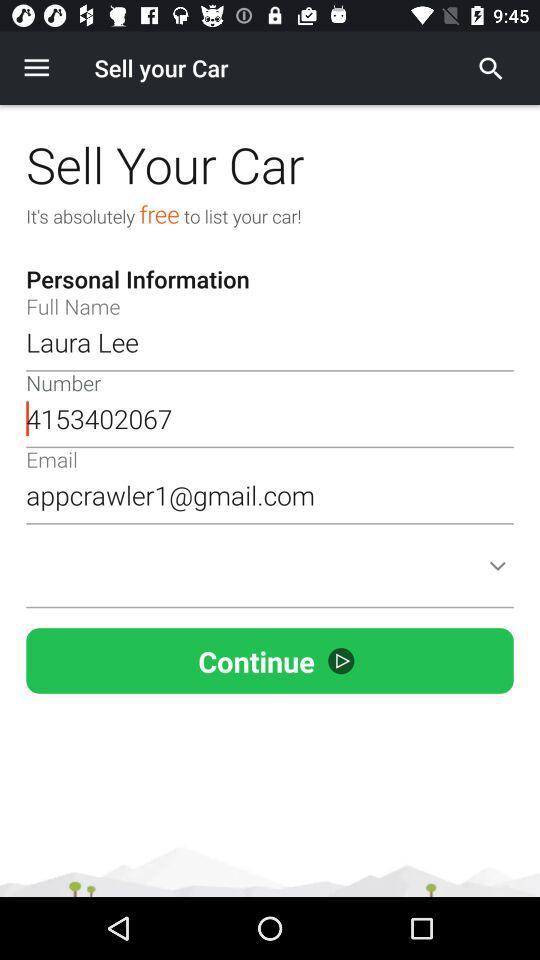  I want to click on drop down menu, so click(270, 578).